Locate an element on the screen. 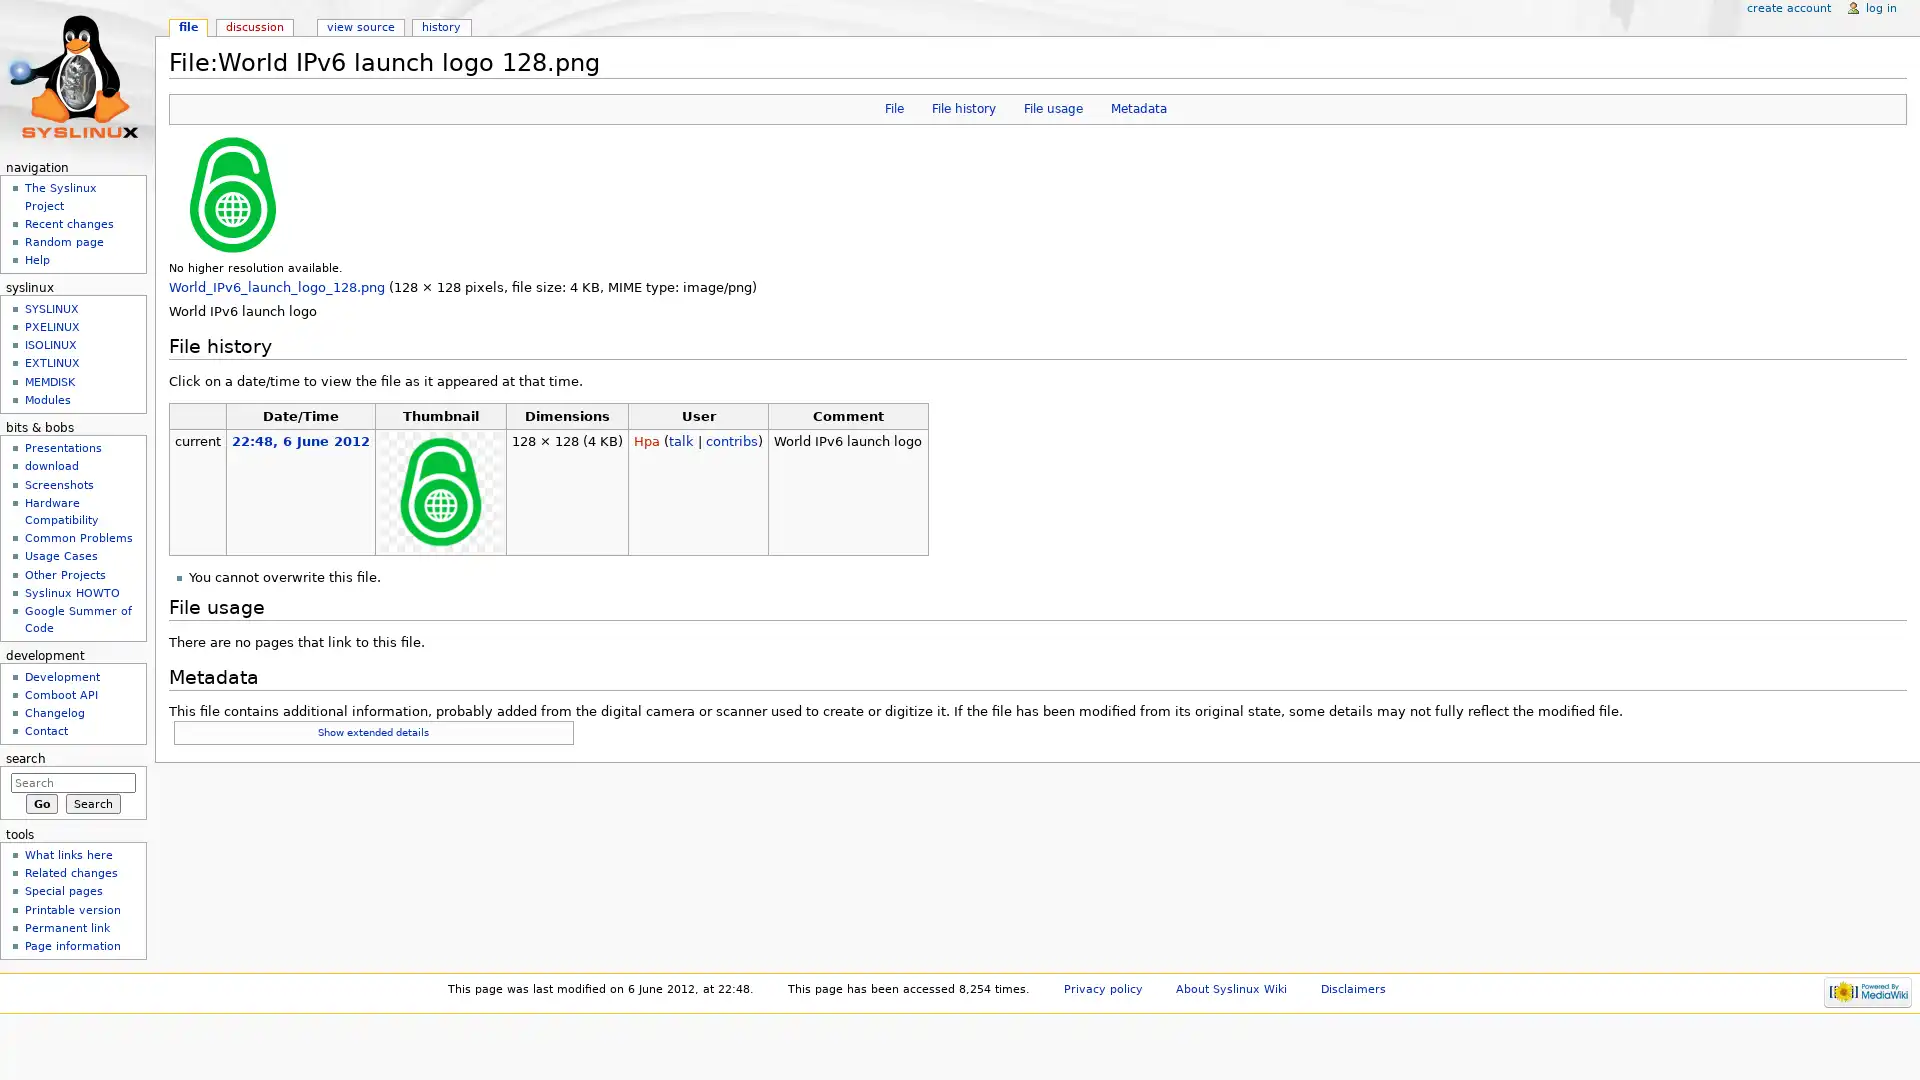 Image resolution: width=1920 pixels, height=1080 pixels. Search is located at coordinates (92, 802).